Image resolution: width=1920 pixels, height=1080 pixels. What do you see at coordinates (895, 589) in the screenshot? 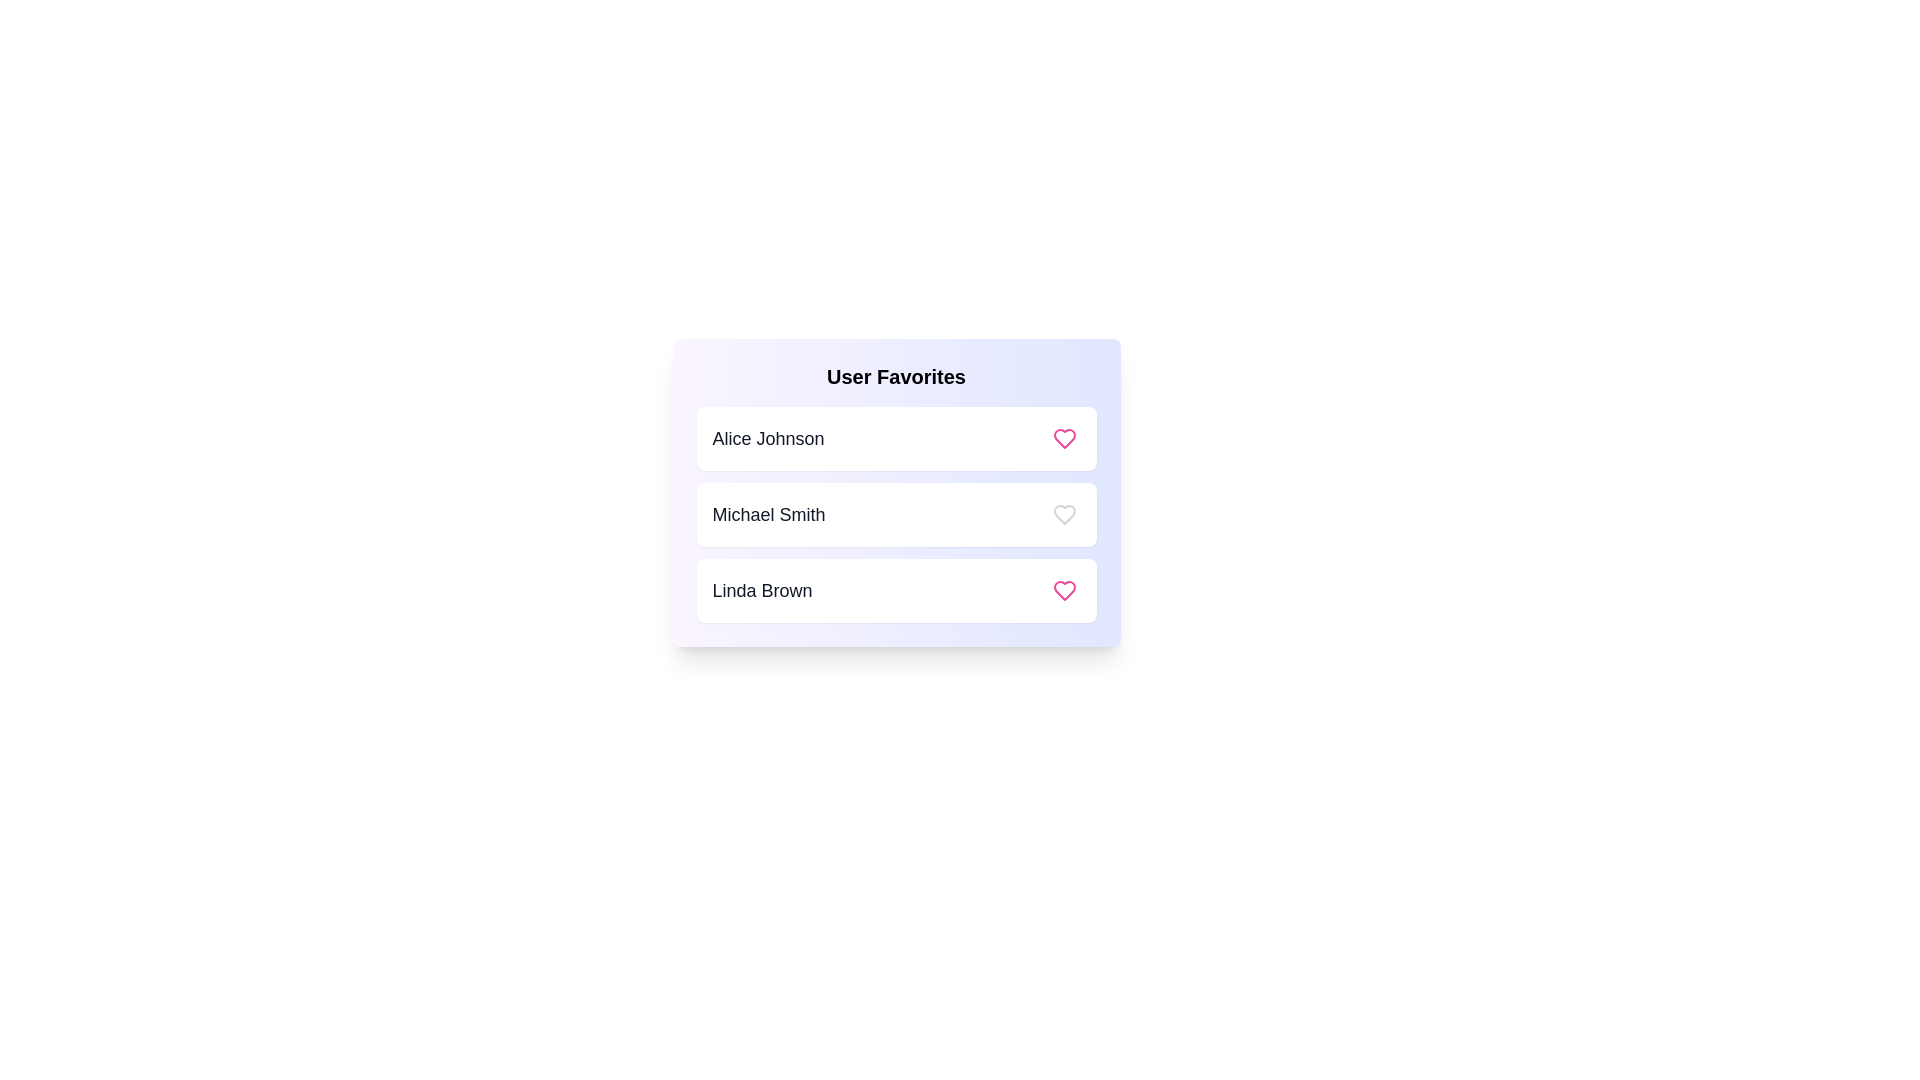
I see `the list item with the name Linda Brown` at bounding box center [895, 589].